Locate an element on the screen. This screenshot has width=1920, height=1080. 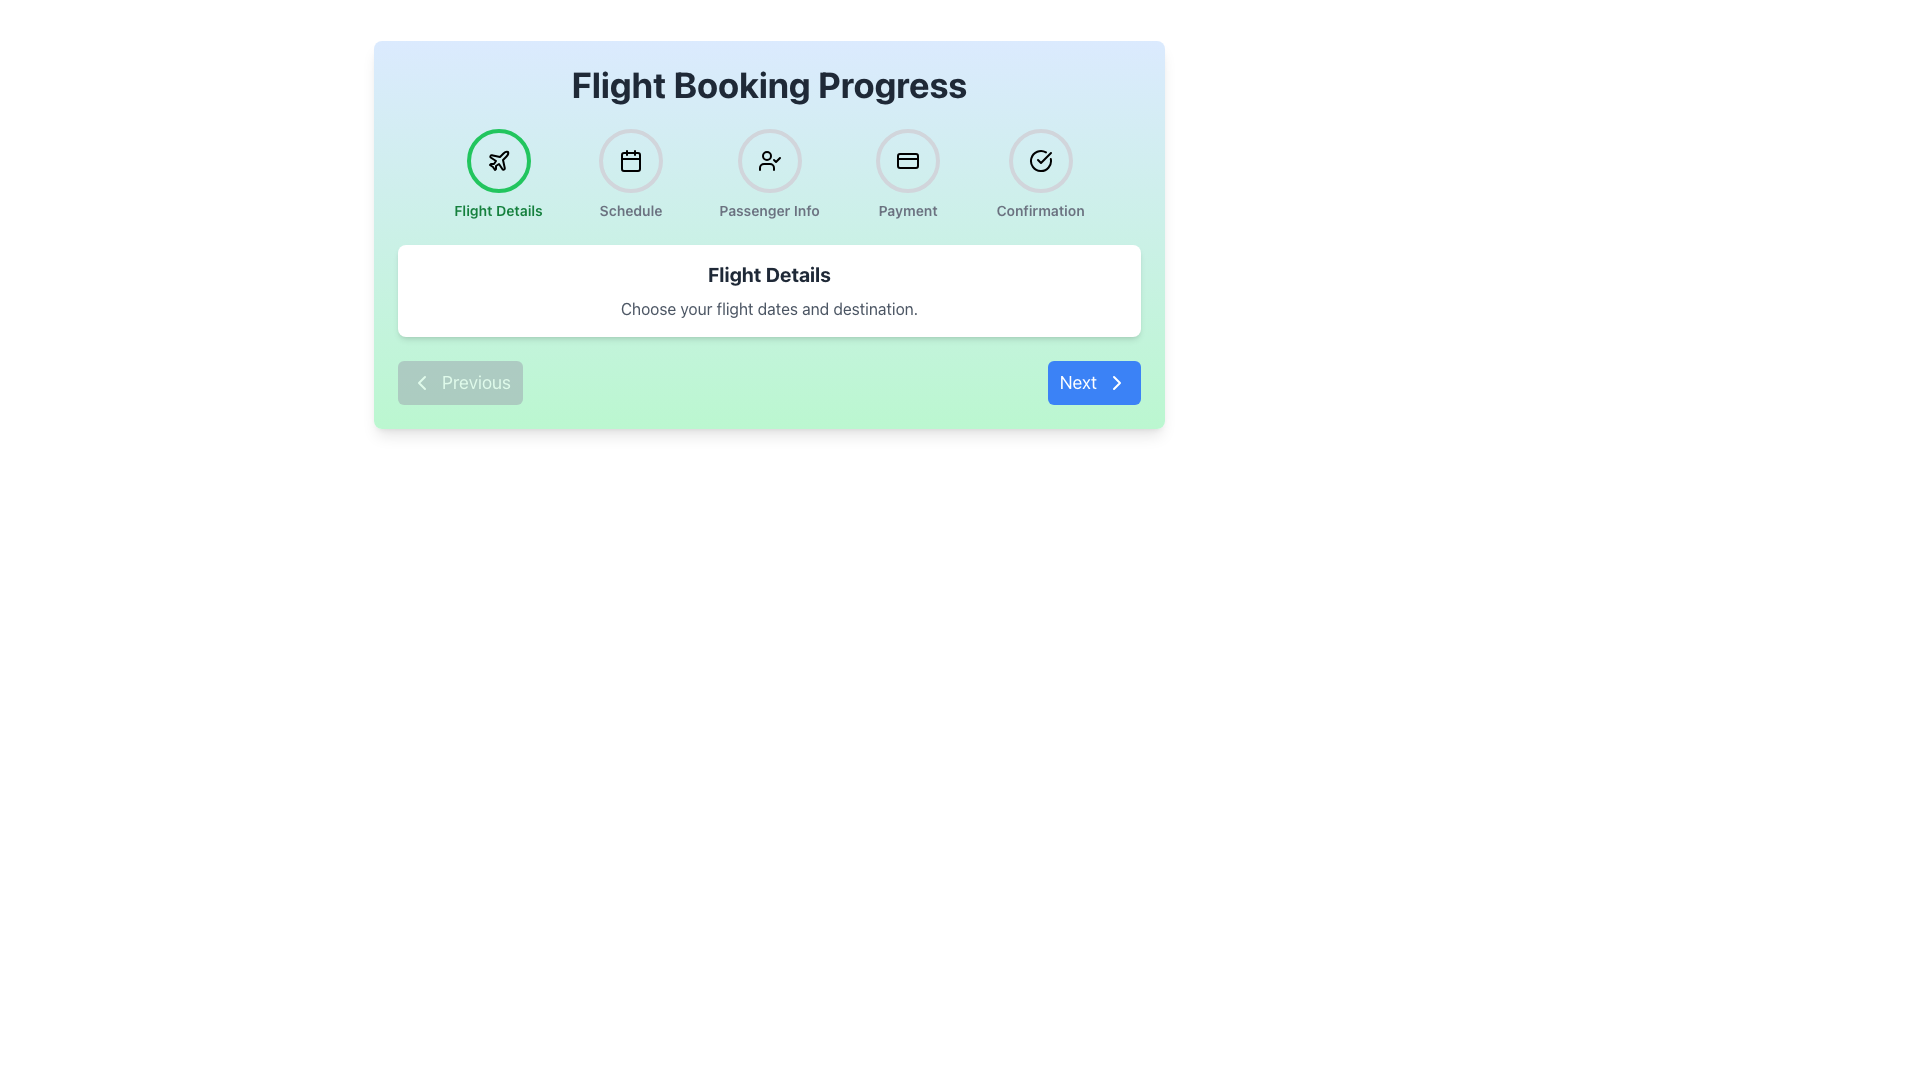
the Step indicator with a circular green-bordered icon and a plane icon, labeled 'Flight Details' is located at coordinates (498, 173).